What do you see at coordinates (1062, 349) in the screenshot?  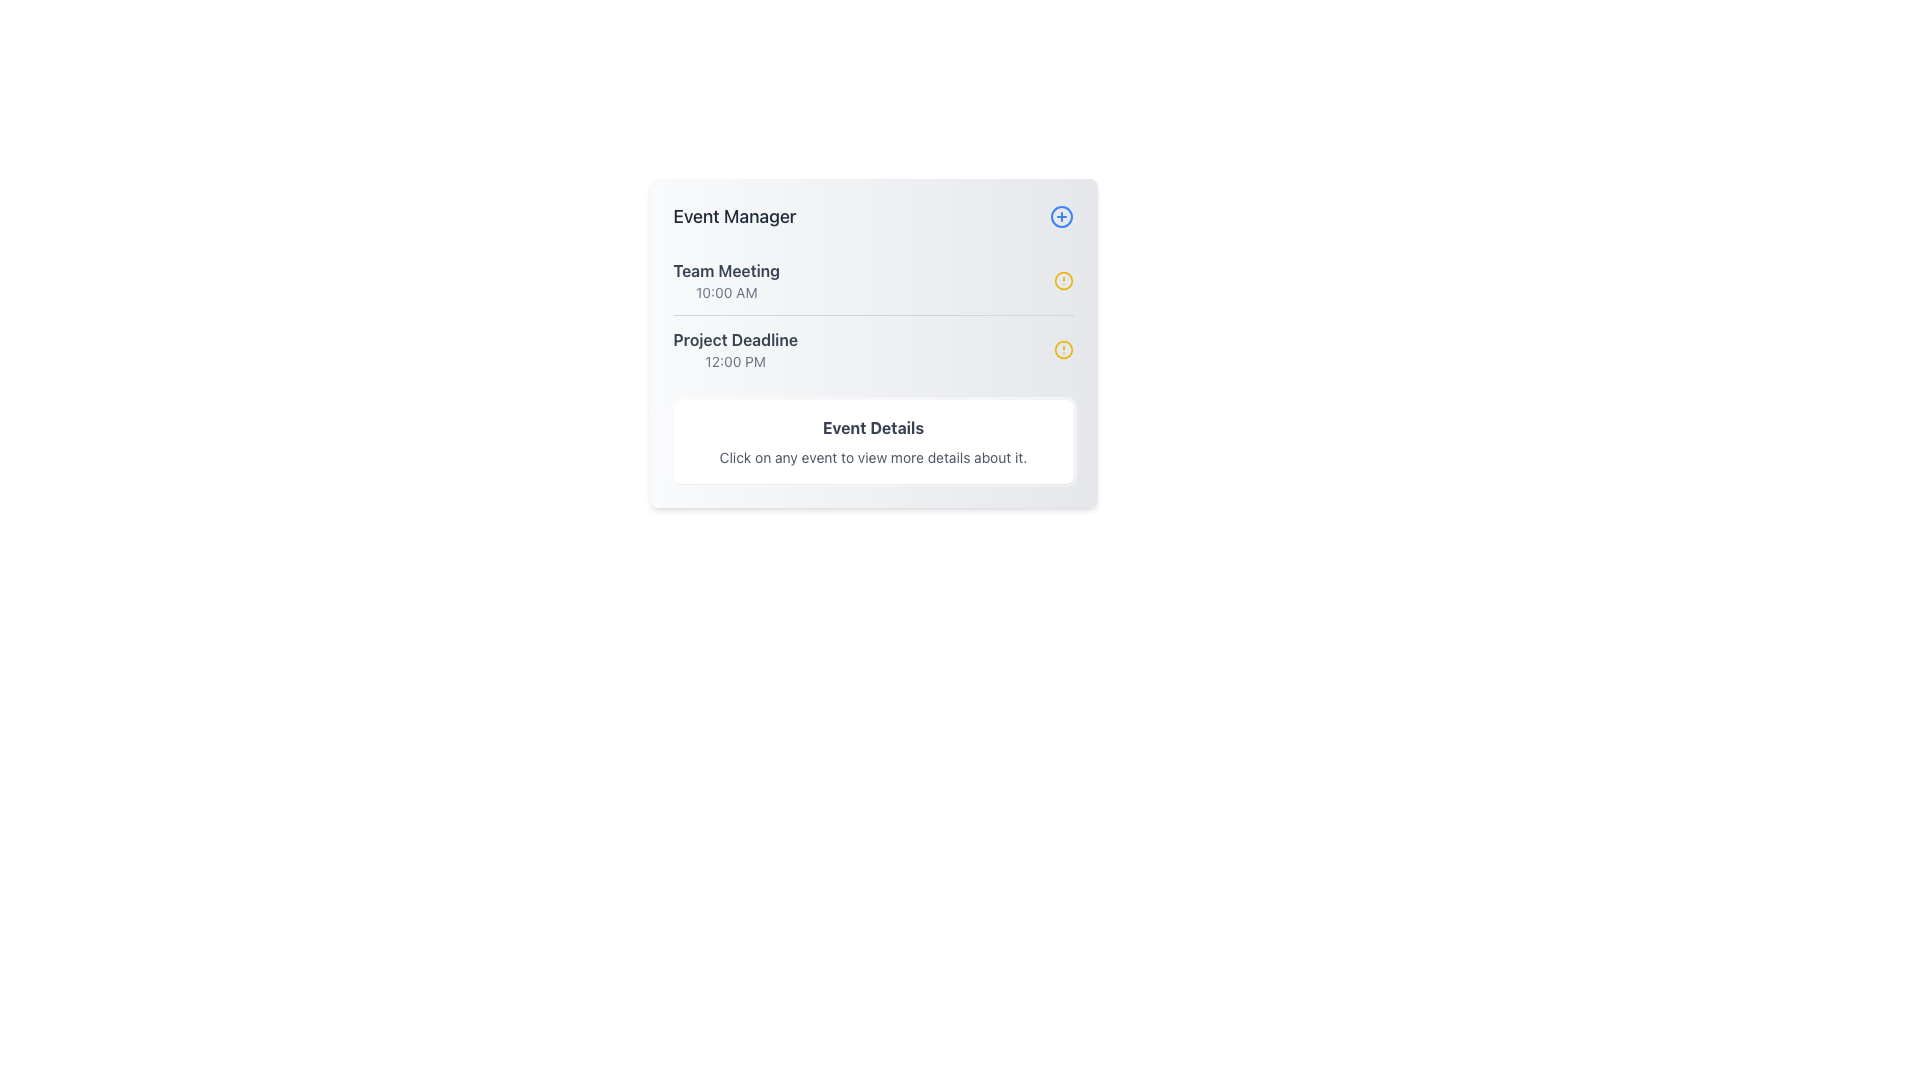 I see `the warning circle SVG graphic located in the 'Project Deadline' section, which indicates an attention-needed status for the associated event` at bounding box center [1062, 349].